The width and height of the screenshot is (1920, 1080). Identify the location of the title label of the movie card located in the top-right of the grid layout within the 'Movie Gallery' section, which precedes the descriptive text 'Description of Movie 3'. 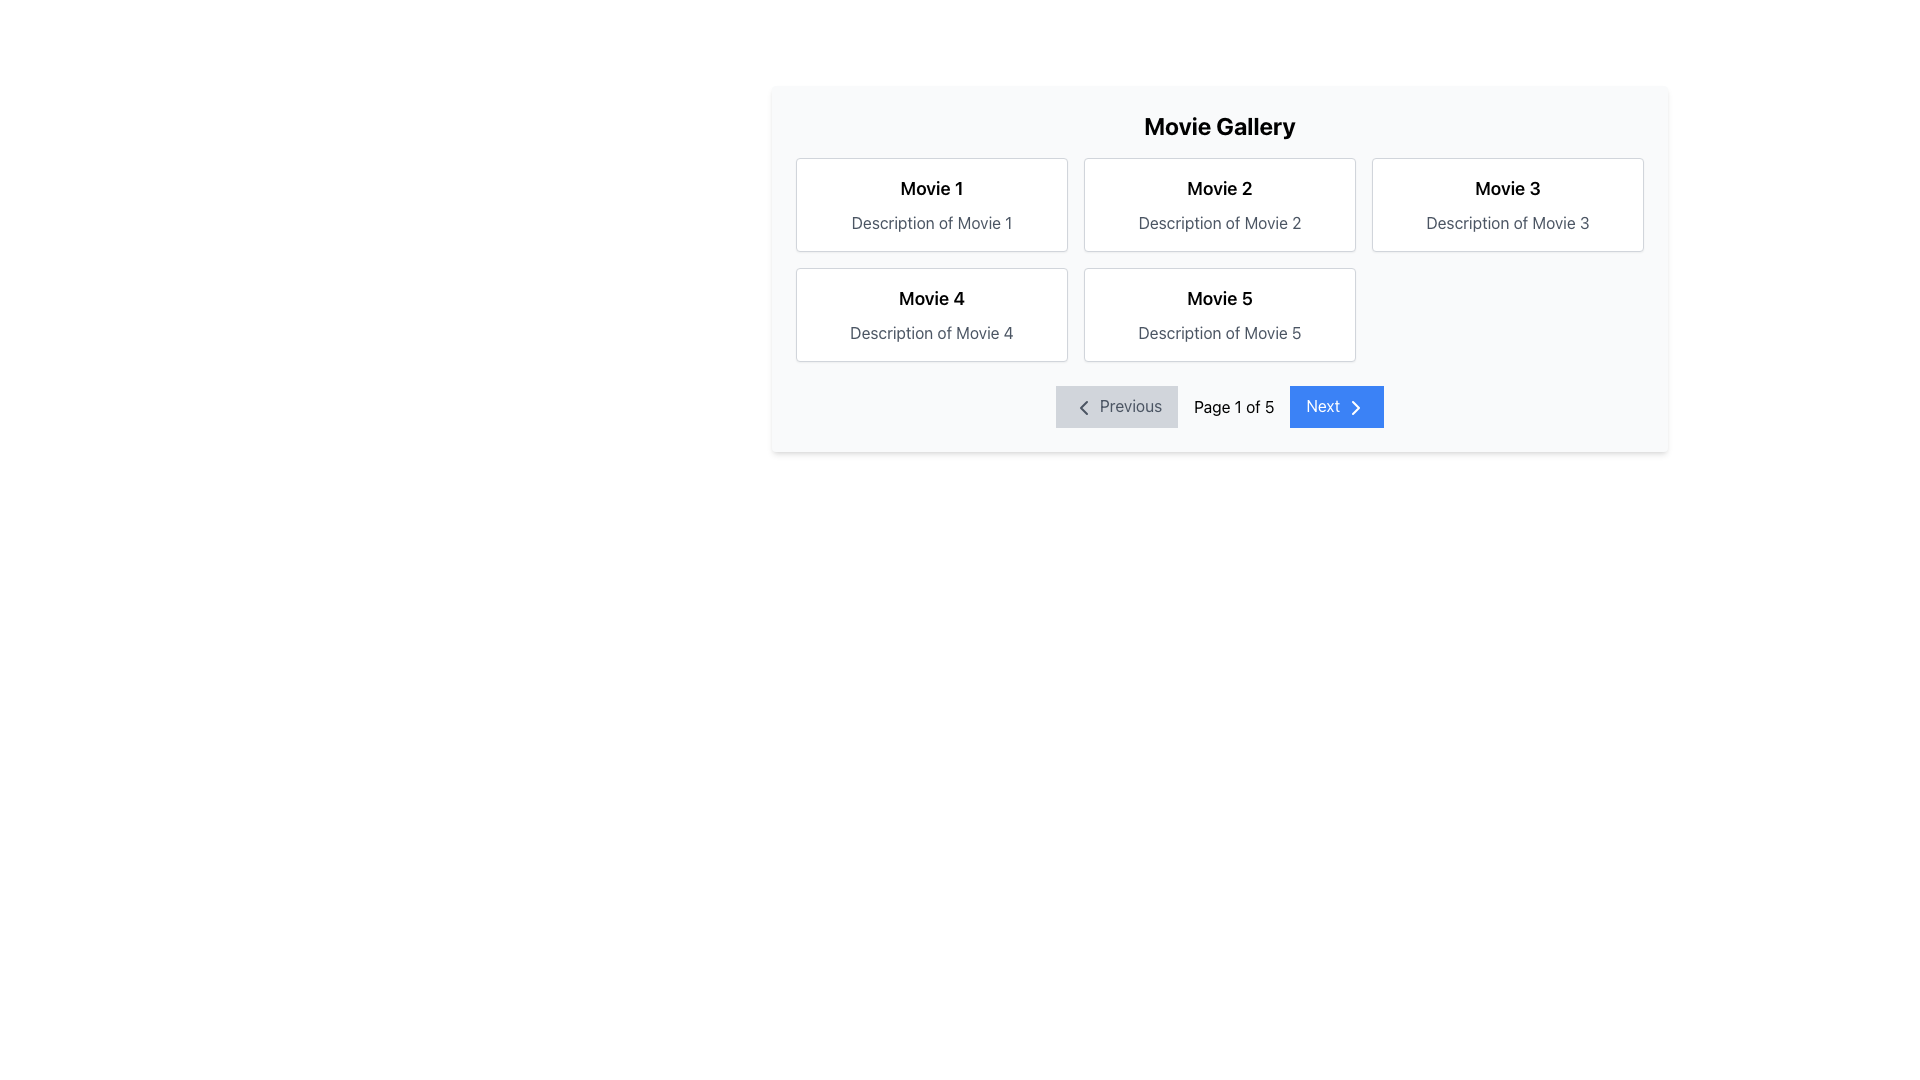
(1507, 189).